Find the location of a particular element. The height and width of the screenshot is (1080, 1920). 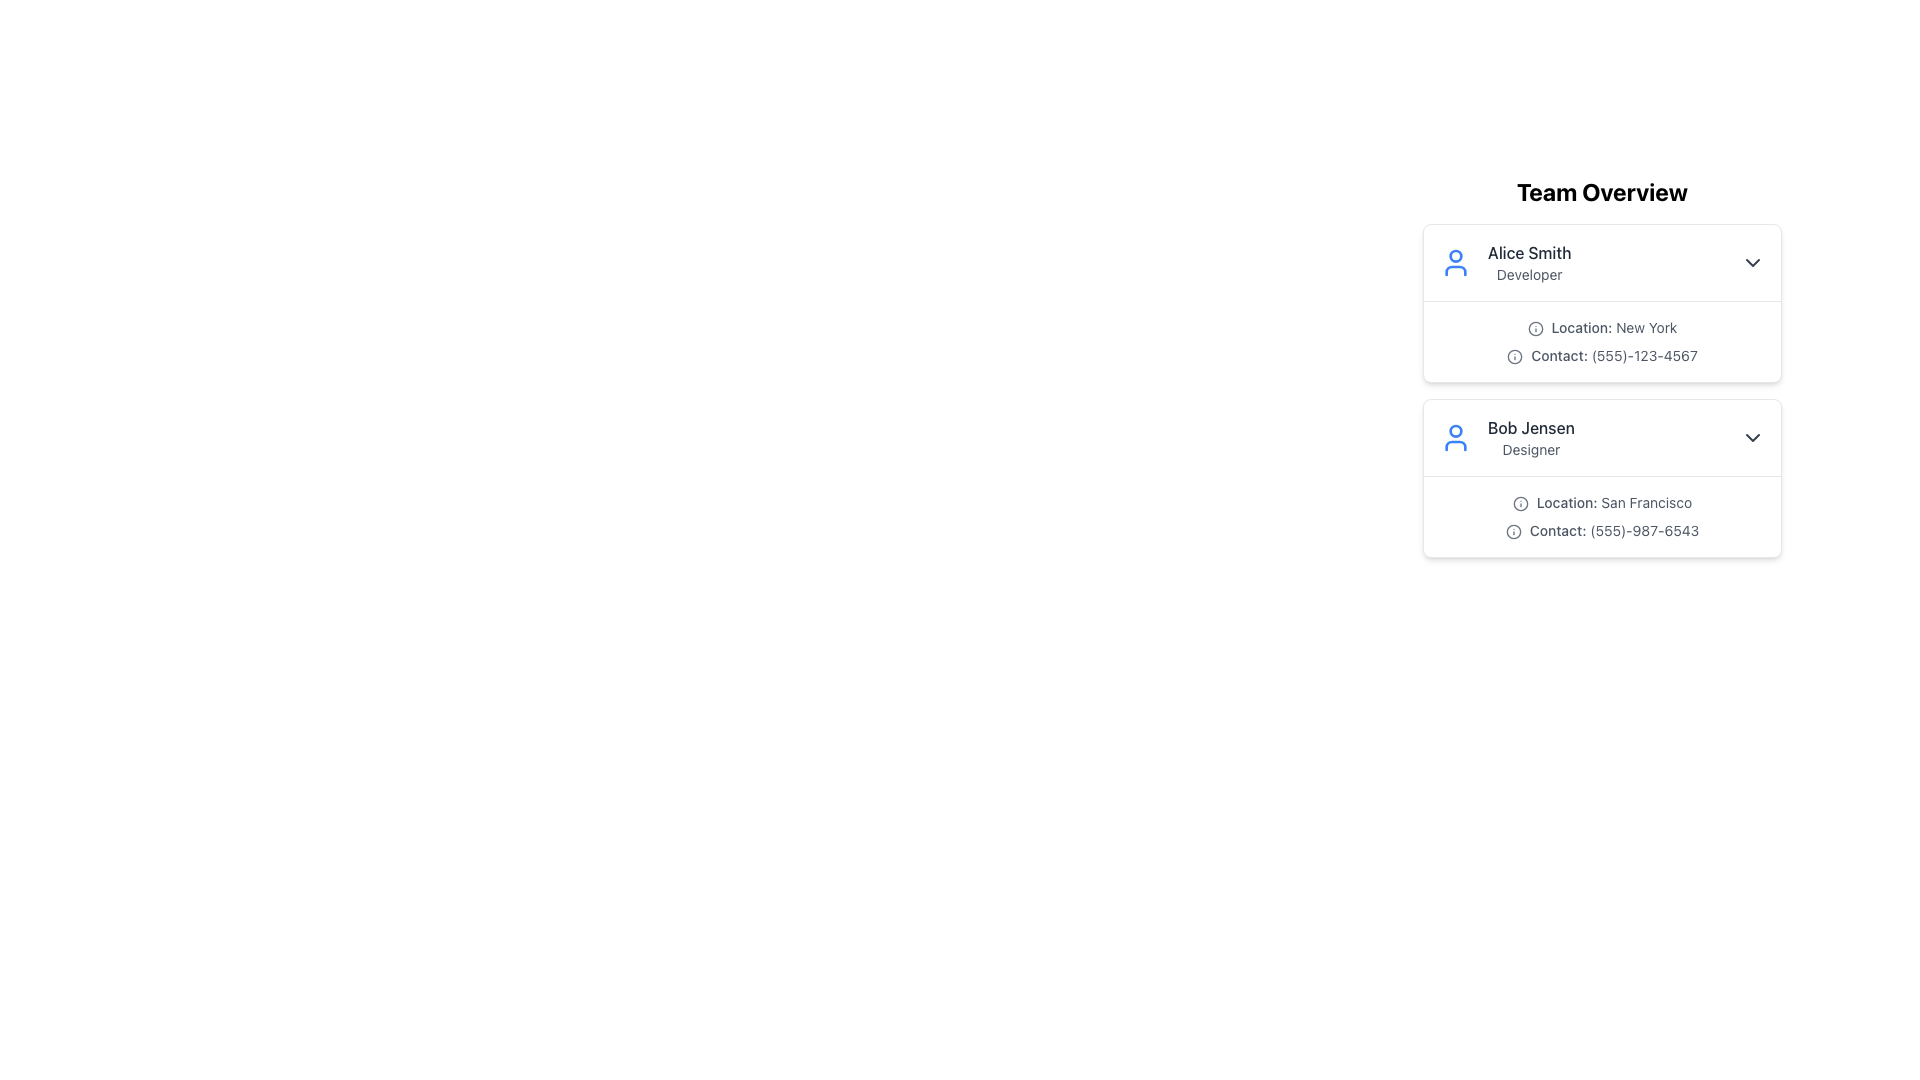

the Profile Display element representing 'Bob Jensen', which includes a blue user icon and the name 'Bob Jensen' above the role 'Designer' is located at coordinates (1507, 437).